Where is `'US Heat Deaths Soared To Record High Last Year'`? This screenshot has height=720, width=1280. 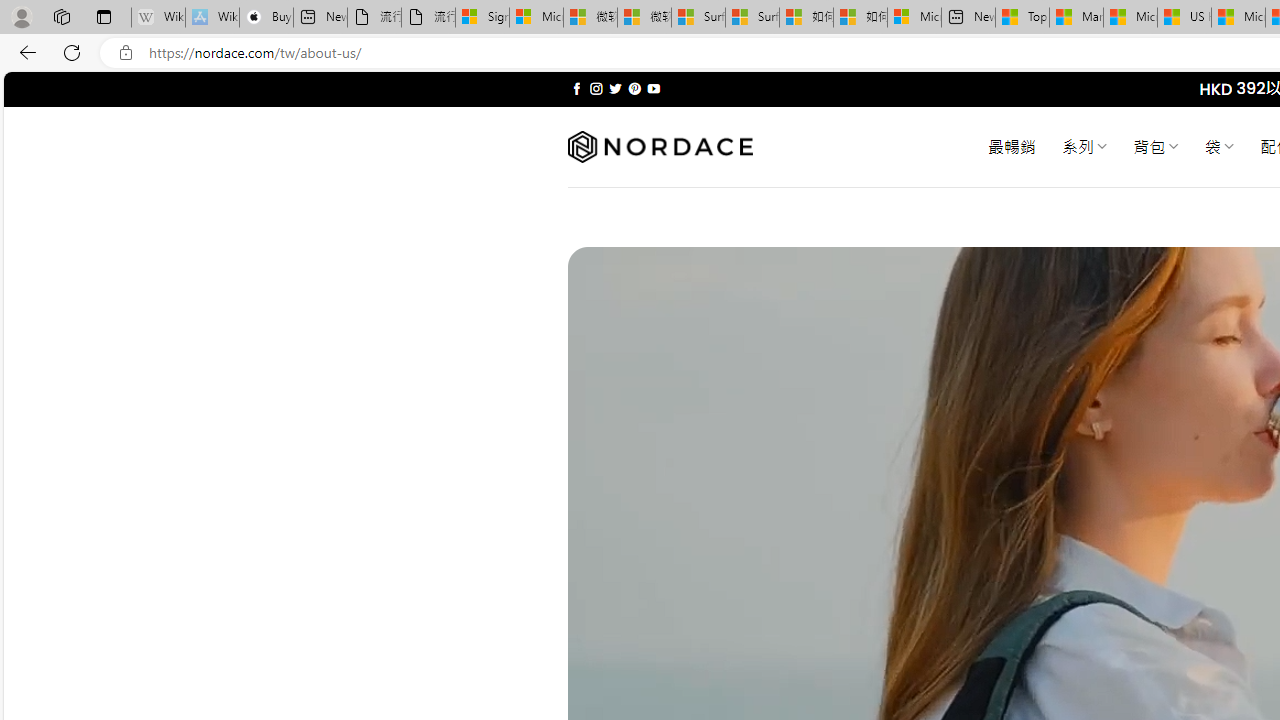 'US Heat Deaths Soared To Record High Last Year' is located at coordinates (1184, 17).